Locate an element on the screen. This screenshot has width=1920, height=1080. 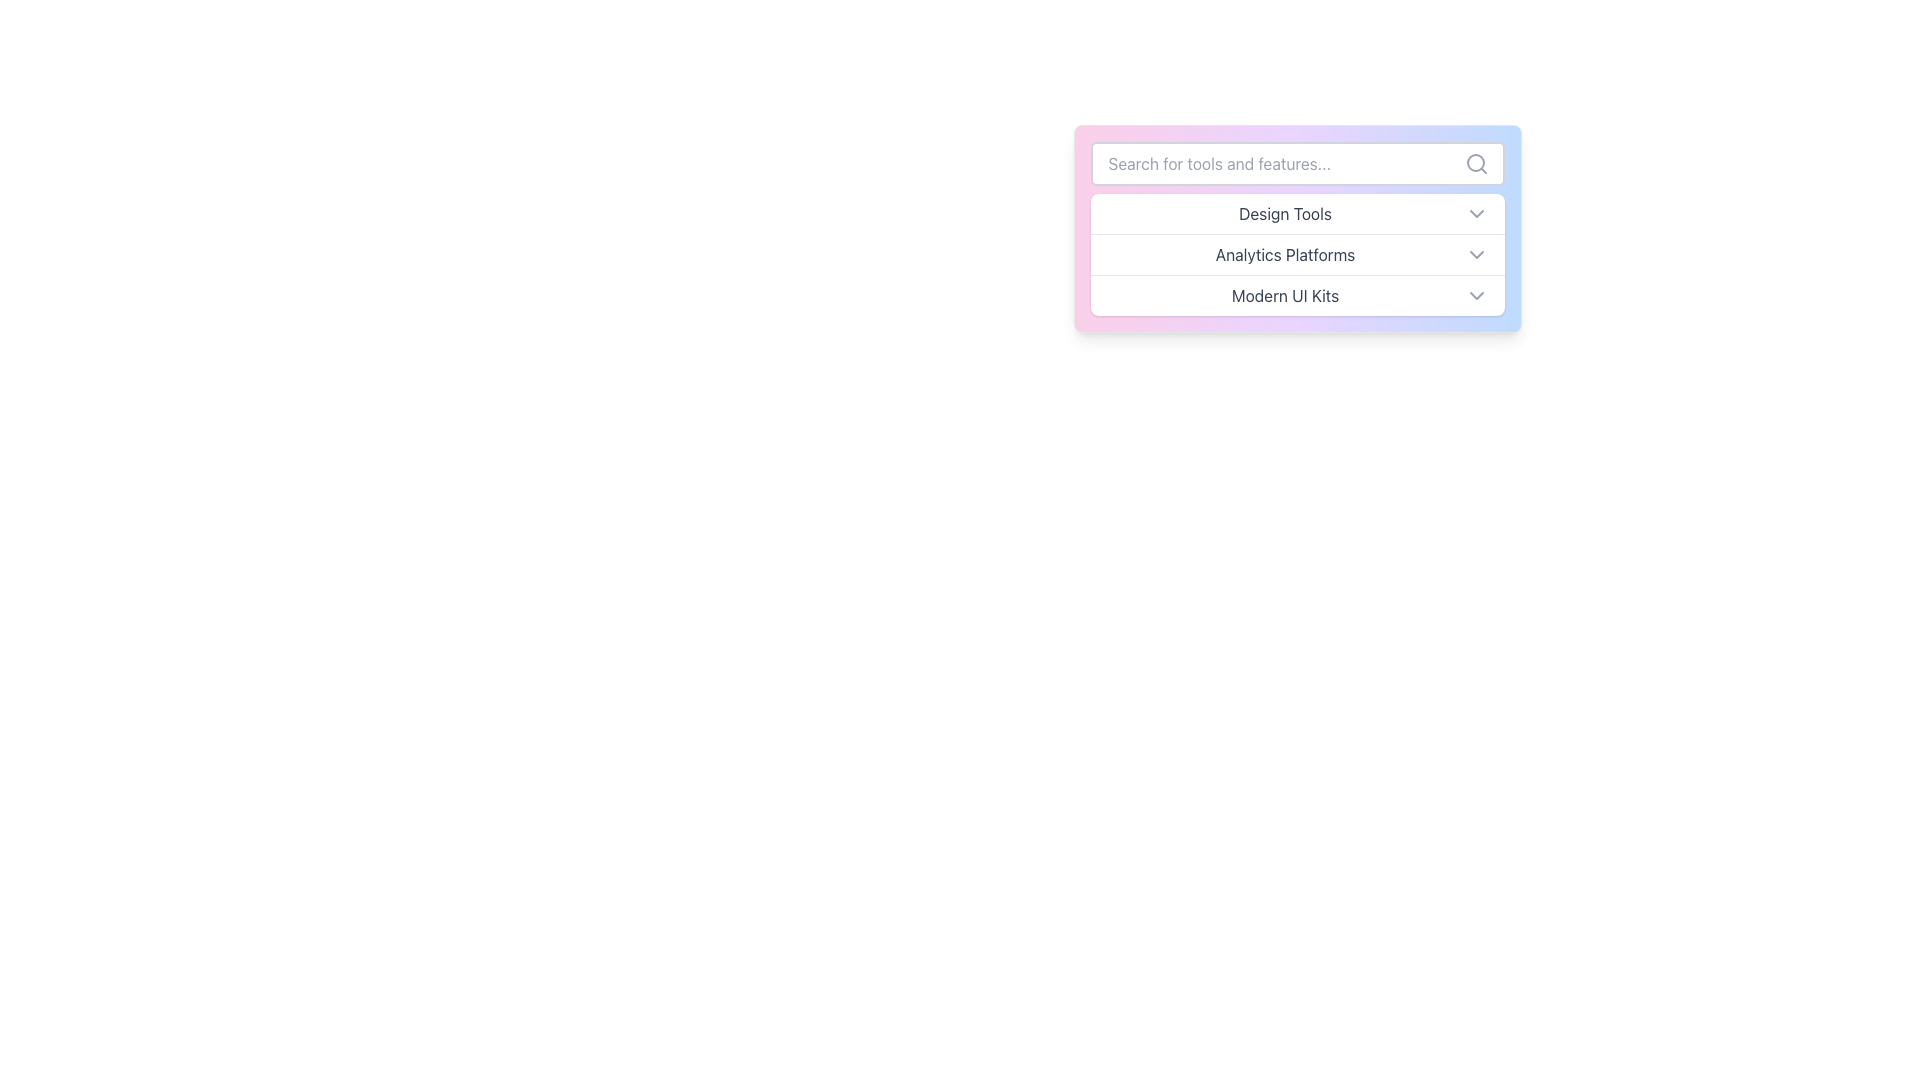
the search icon located at the far right inside the associated search bar input field, which helps users recognize its purpose as a search functionality is located at coordinates (1476, 163).